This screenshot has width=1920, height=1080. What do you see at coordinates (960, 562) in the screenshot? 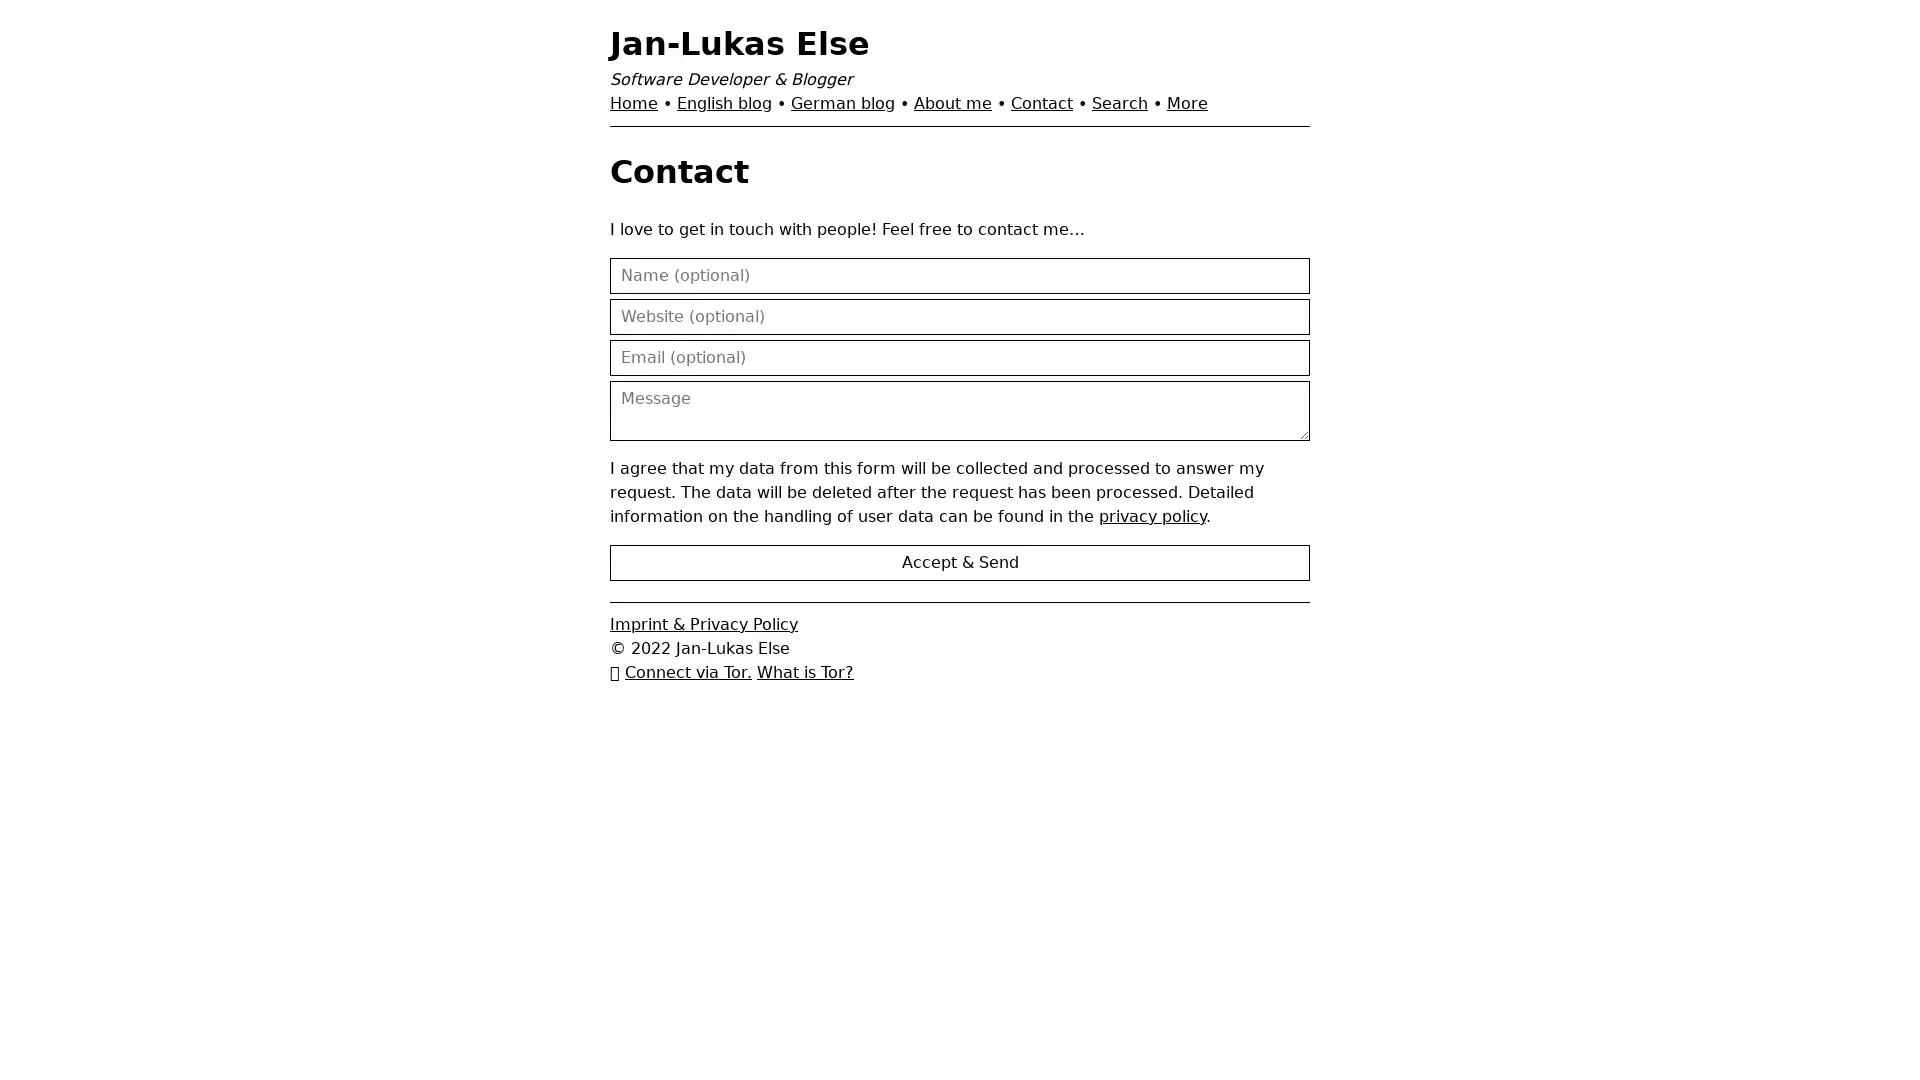
I see `Accept & Send` at bounding box center [960, 562].